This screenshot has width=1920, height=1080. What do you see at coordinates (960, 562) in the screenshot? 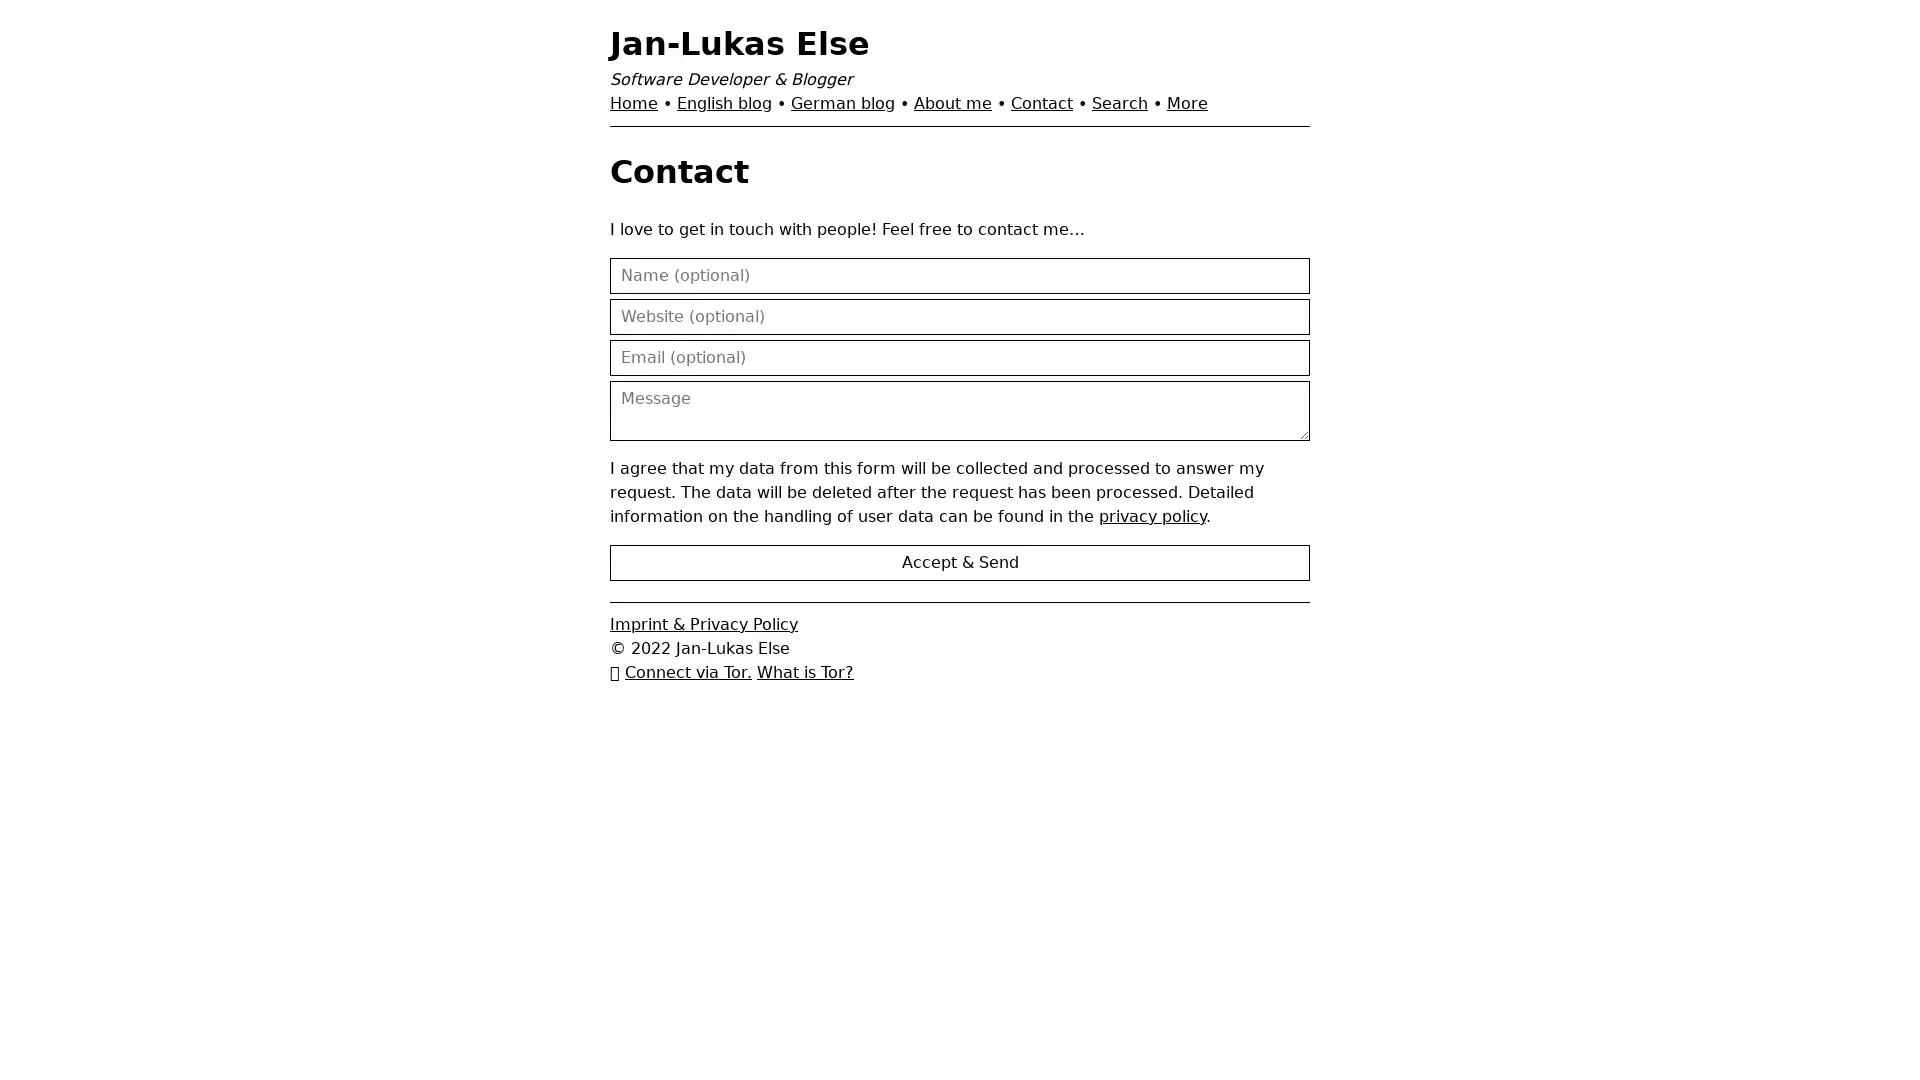
I see `Accept & Send` at bounding box center [960, 562].